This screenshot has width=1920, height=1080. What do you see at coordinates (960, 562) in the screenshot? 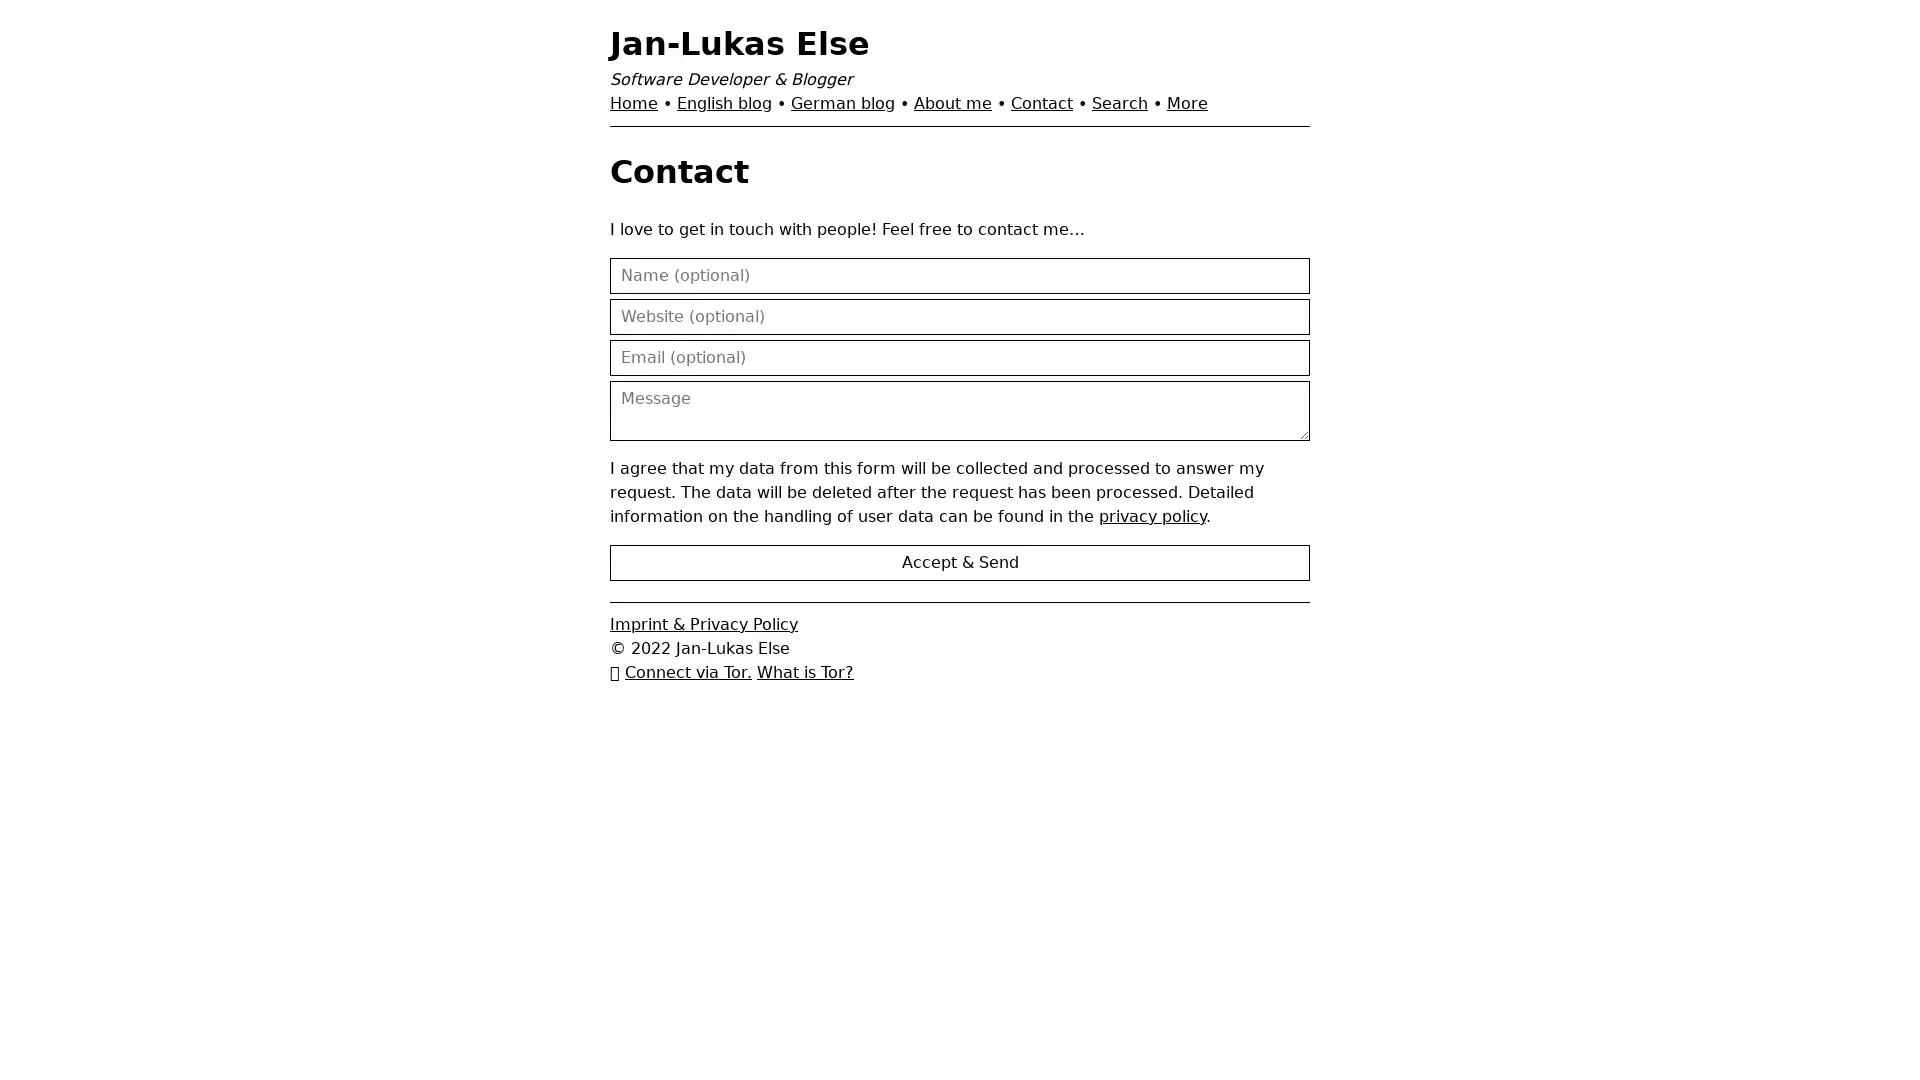
I see `Accept & Send` at bounding box center [960, 562].